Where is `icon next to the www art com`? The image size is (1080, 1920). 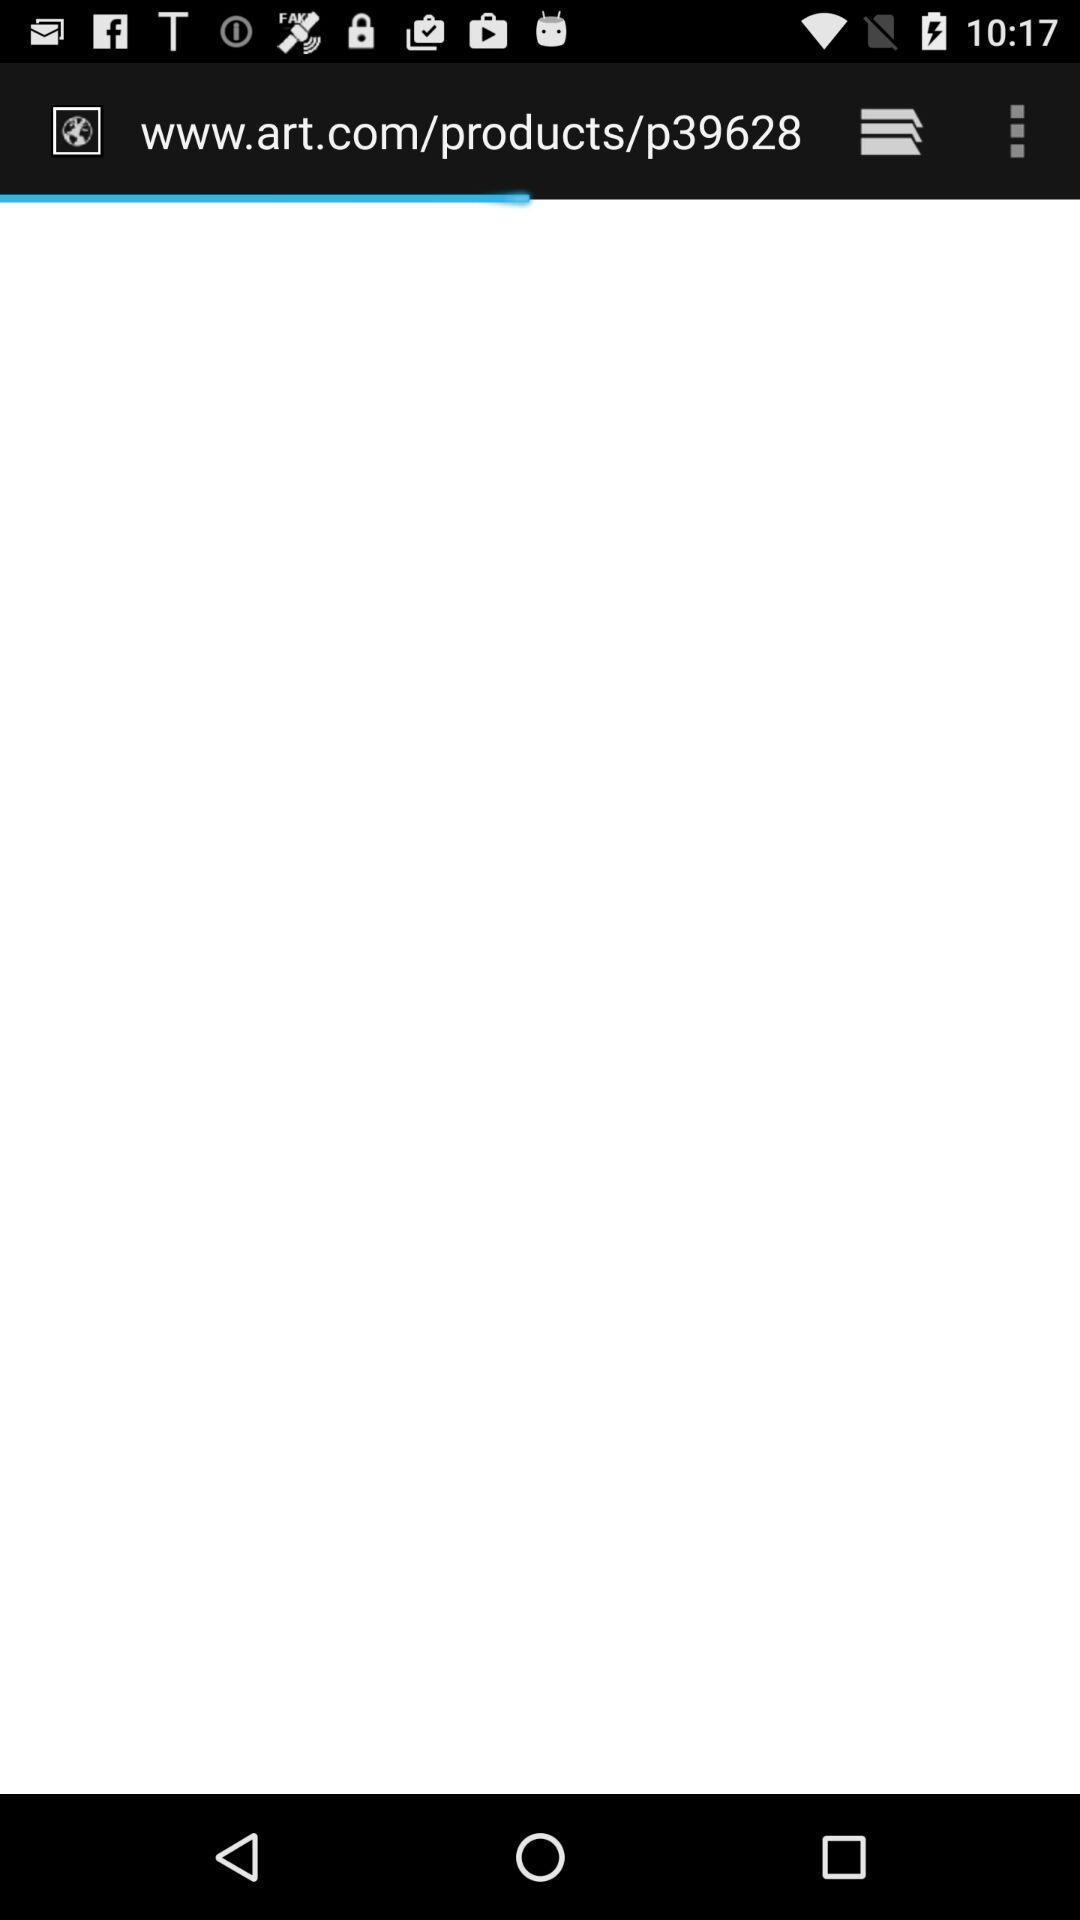 icon next to the www art com is located at coordinates (890, 130).